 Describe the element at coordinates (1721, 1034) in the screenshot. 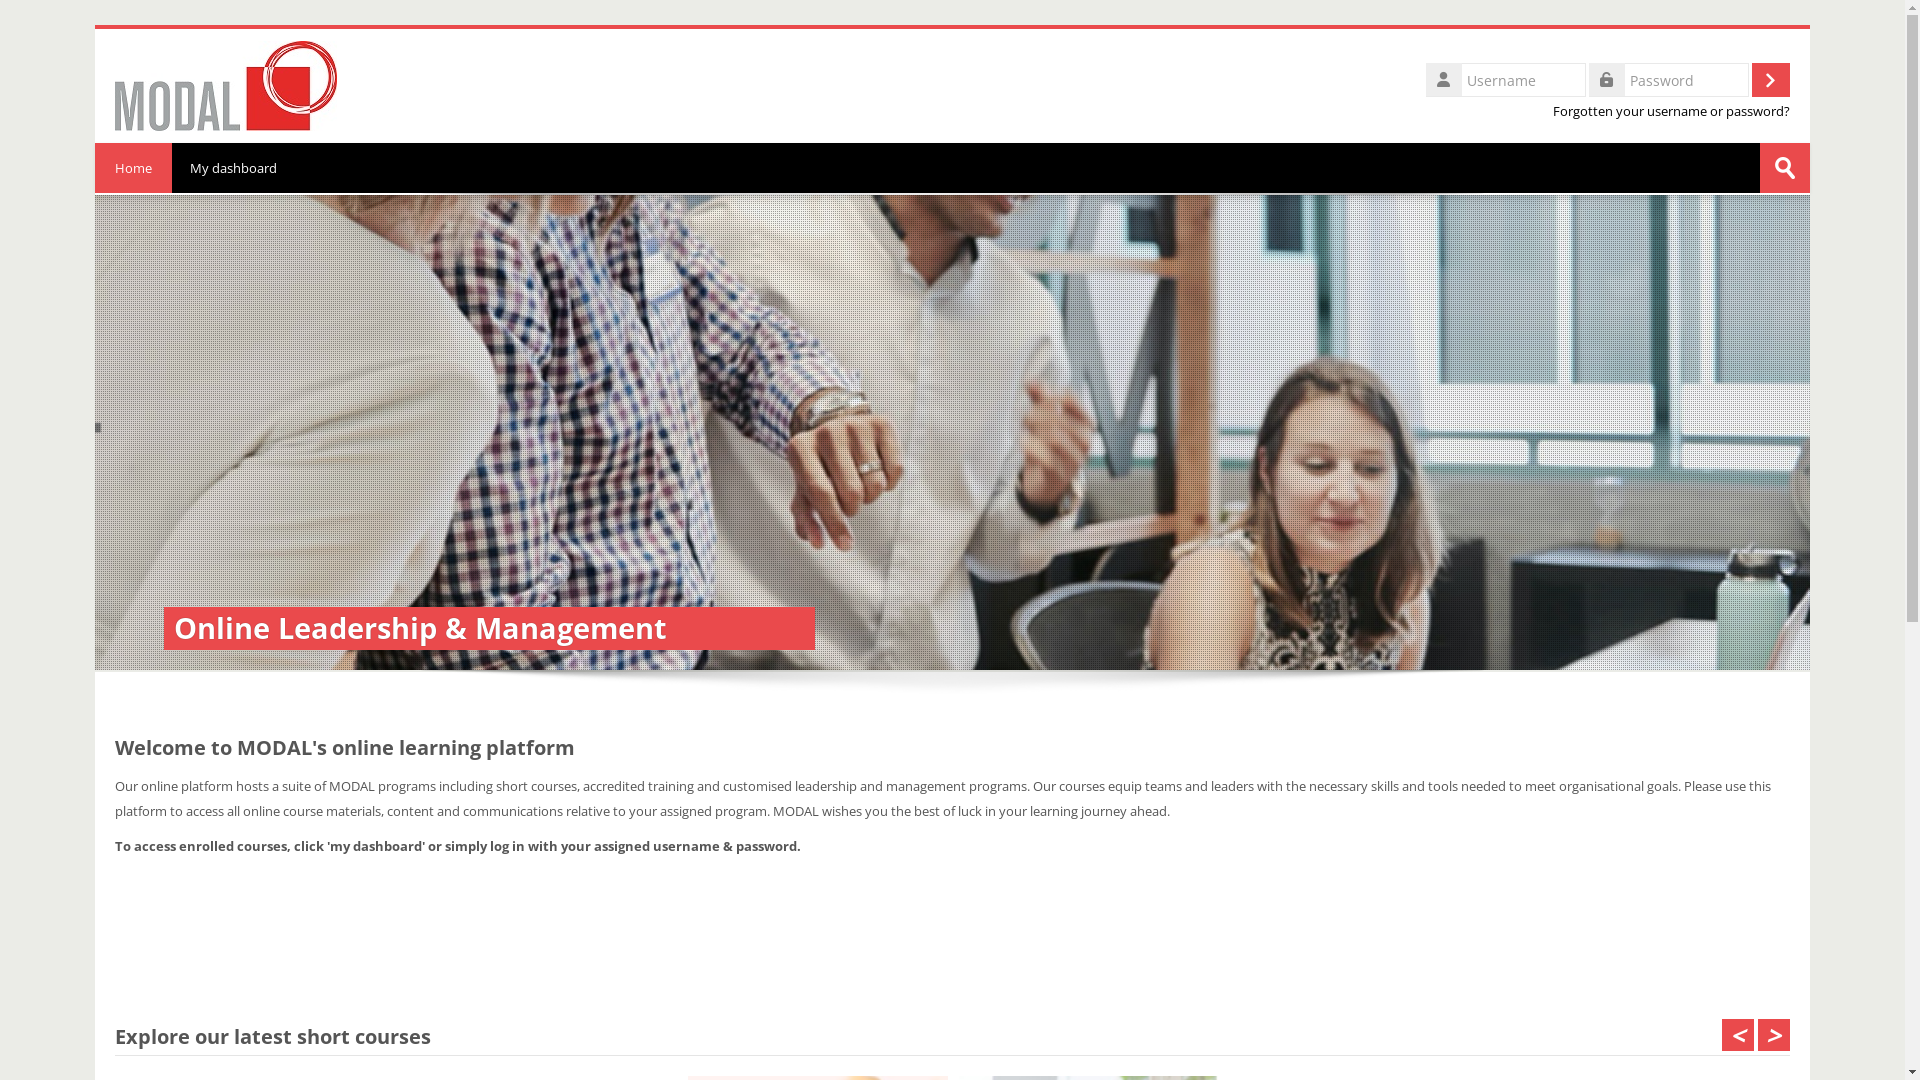

I see `'<'` at that location.